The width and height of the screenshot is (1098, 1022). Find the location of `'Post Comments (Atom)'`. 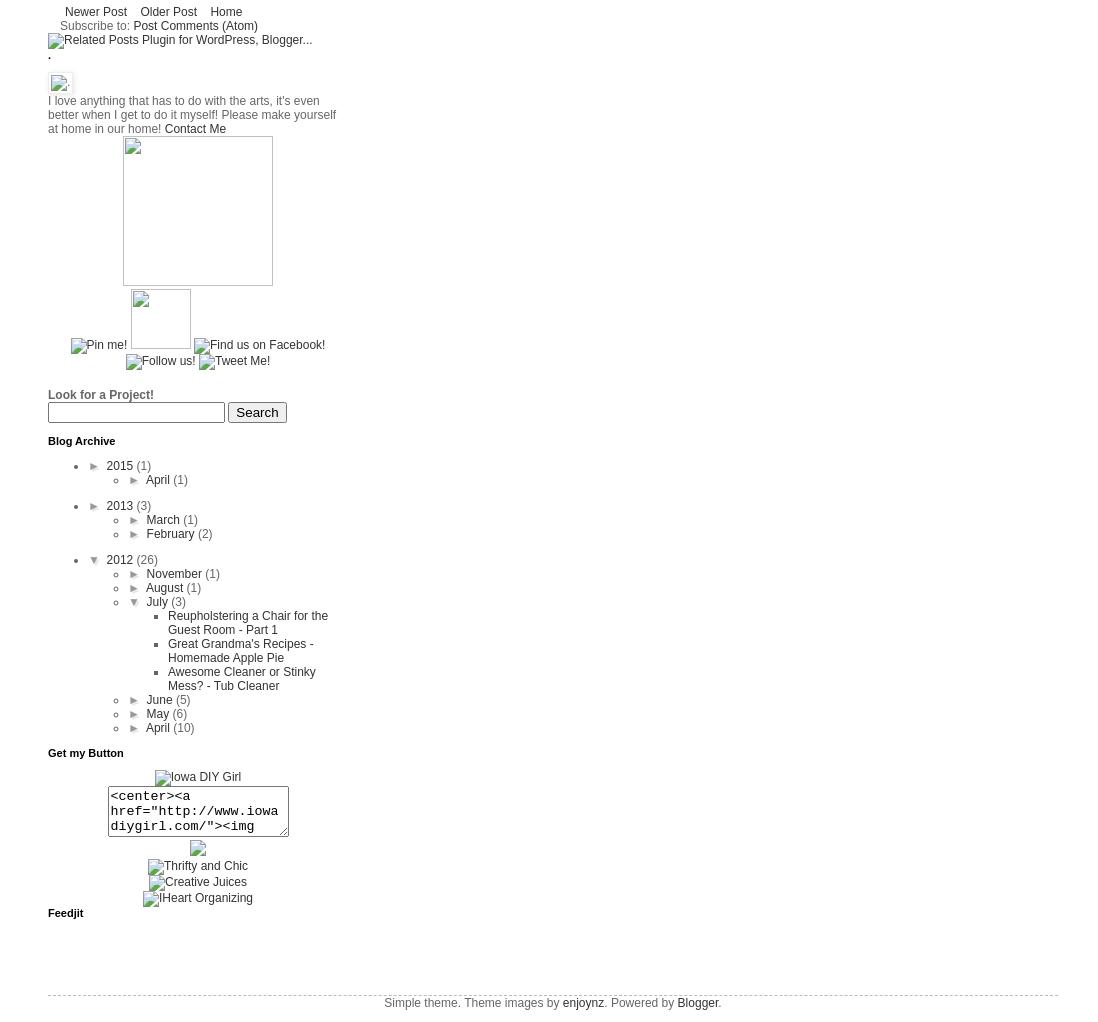

'Post Comments (Atom)' is located at coordinates (194, 24).